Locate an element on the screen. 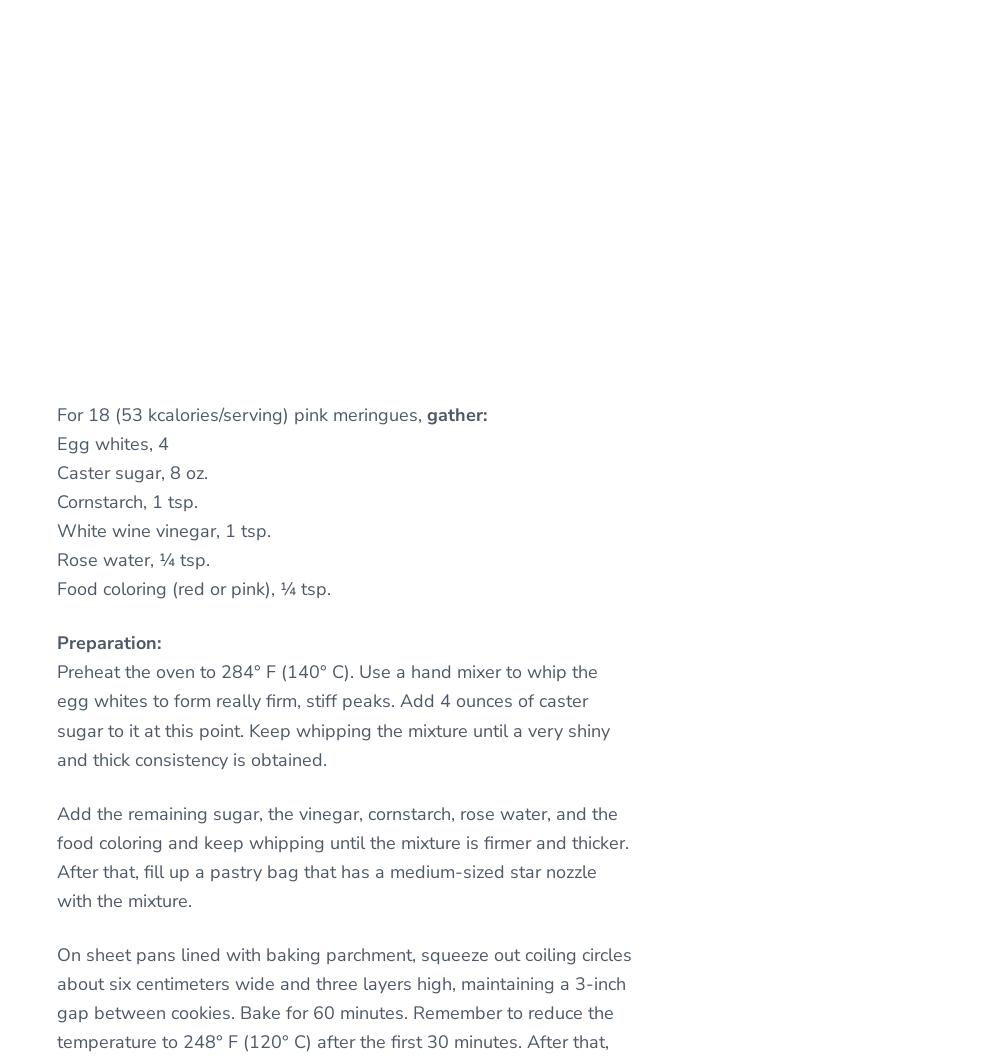 The height and width of the screenshot is (1061, 984). 'Food coloring (red or pink), ¼ tsp.' is located at coordinates (194, 587).